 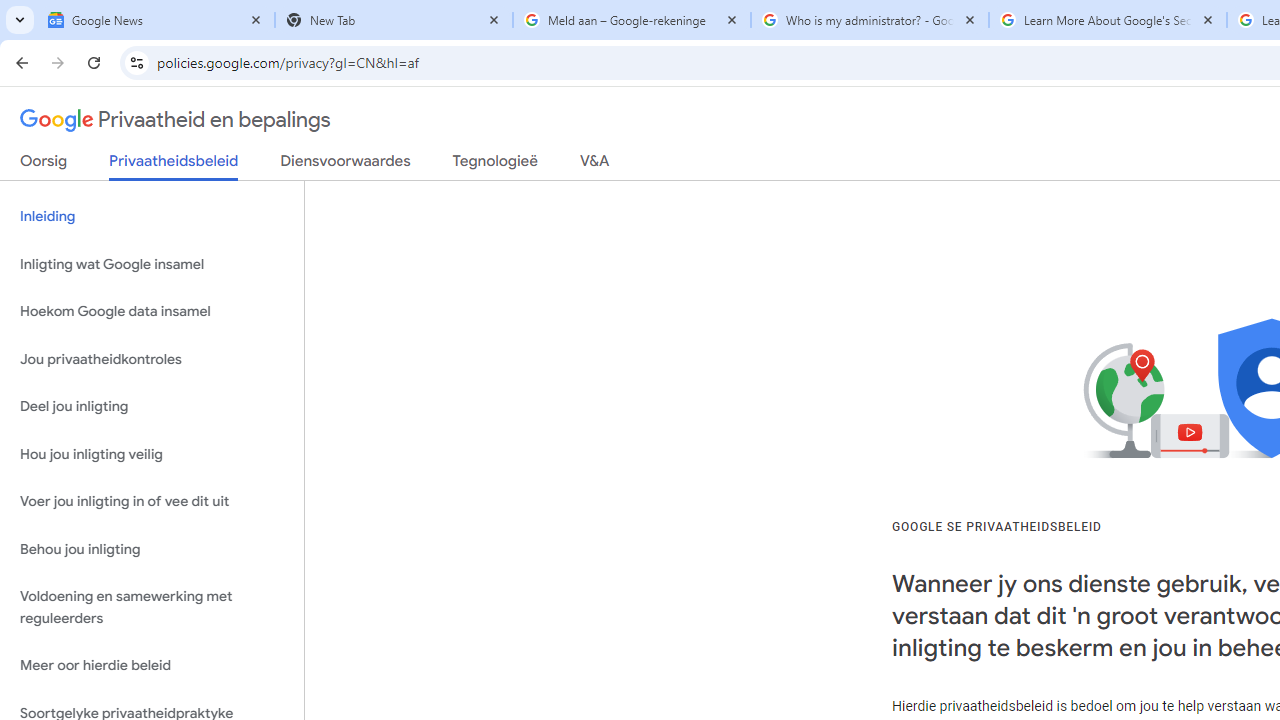 I want to click on 'Jou privaatheidkontroles', so click(x=151, y=358).